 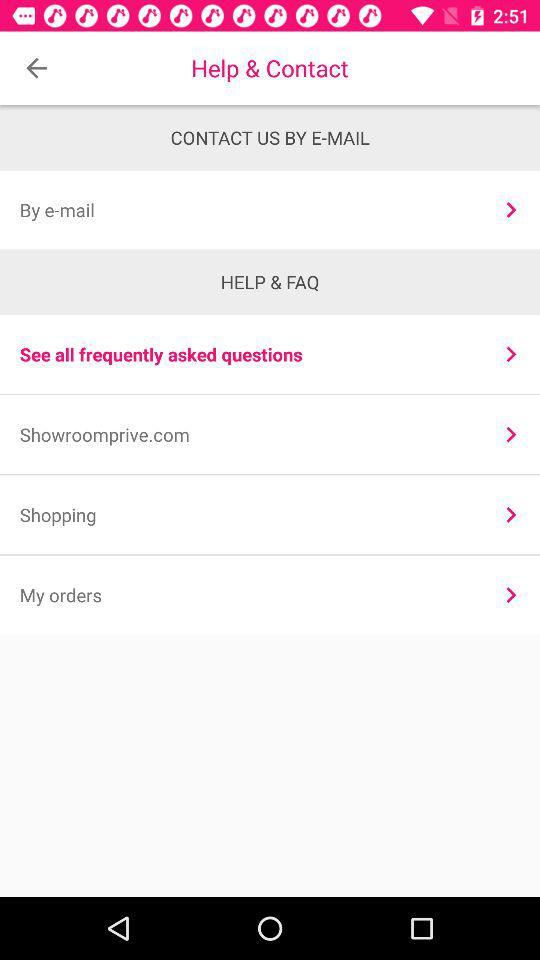 What do you see at coordinates (511, 513) in the screenshot?
I see `icon to the right of the shopping item` at bounding box center [511, 513].